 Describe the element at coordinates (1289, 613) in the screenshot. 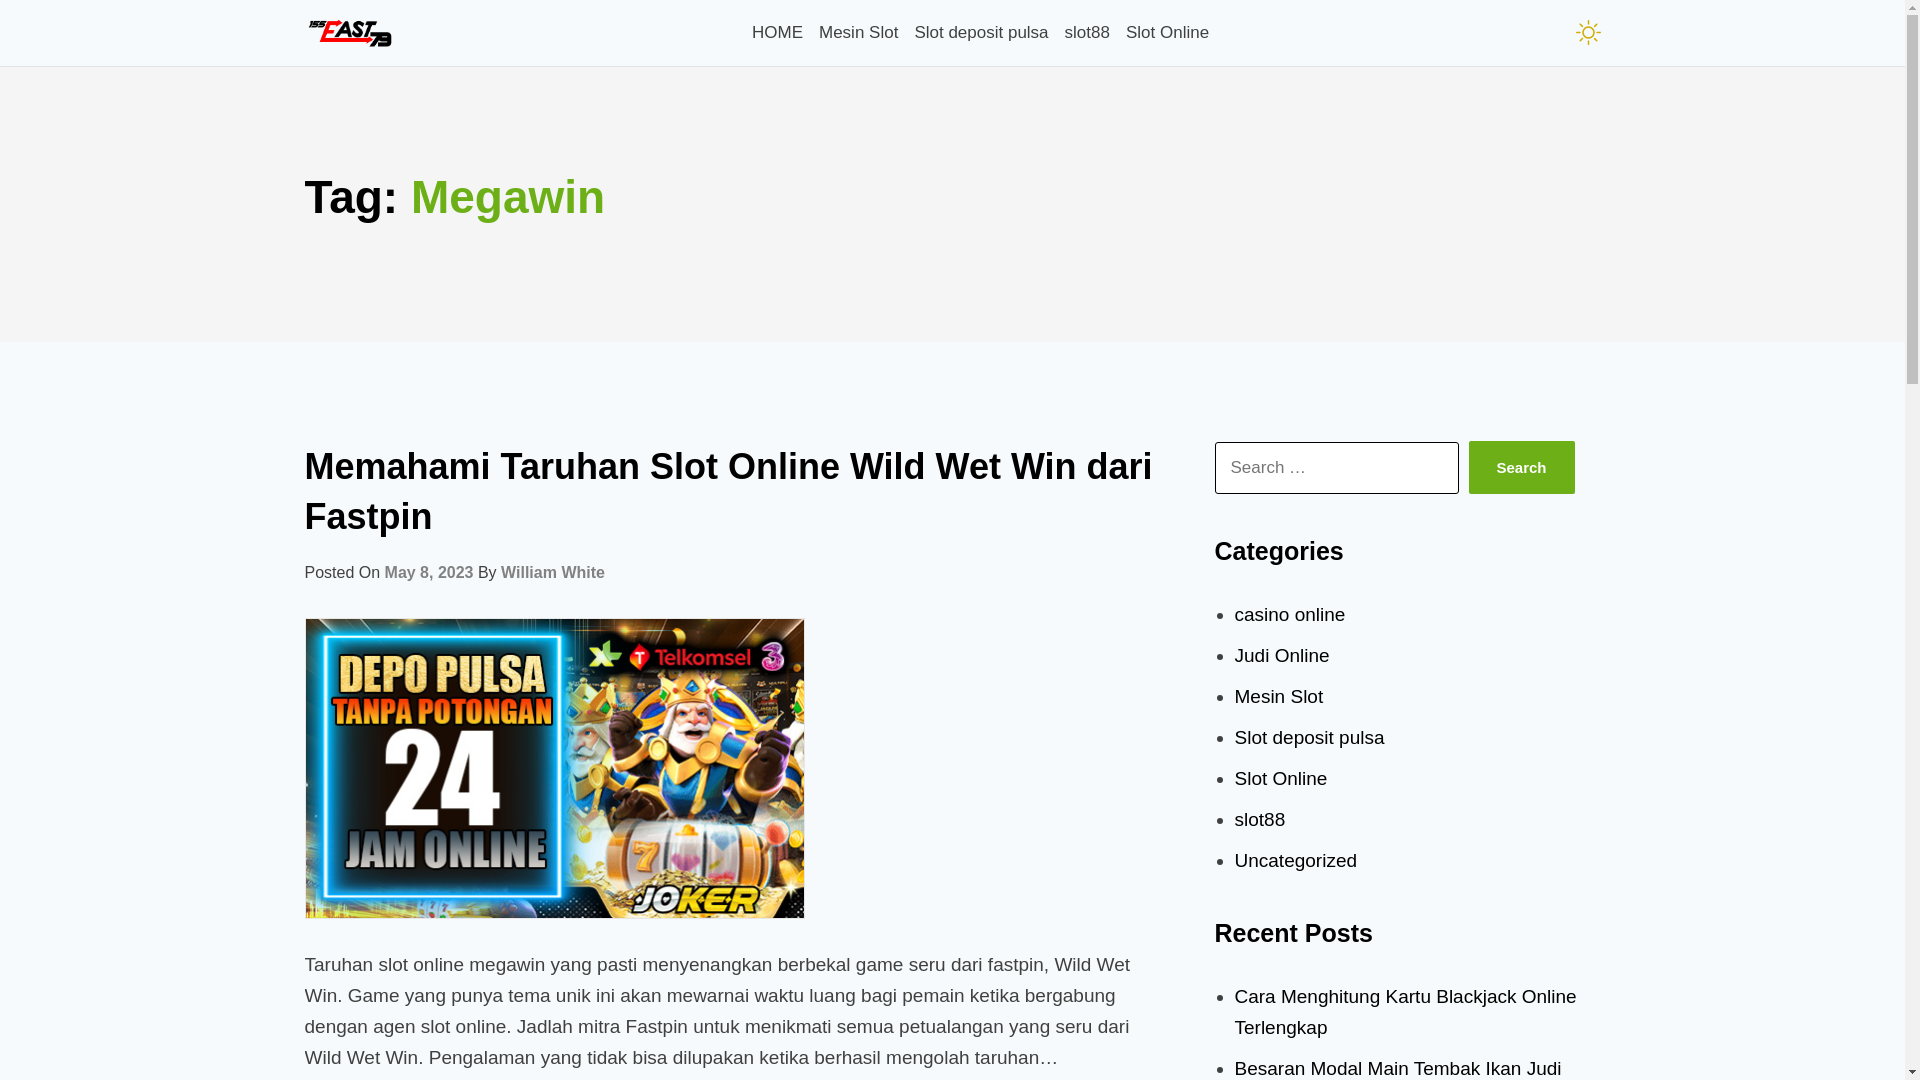

I see `'casino online'` at that location.